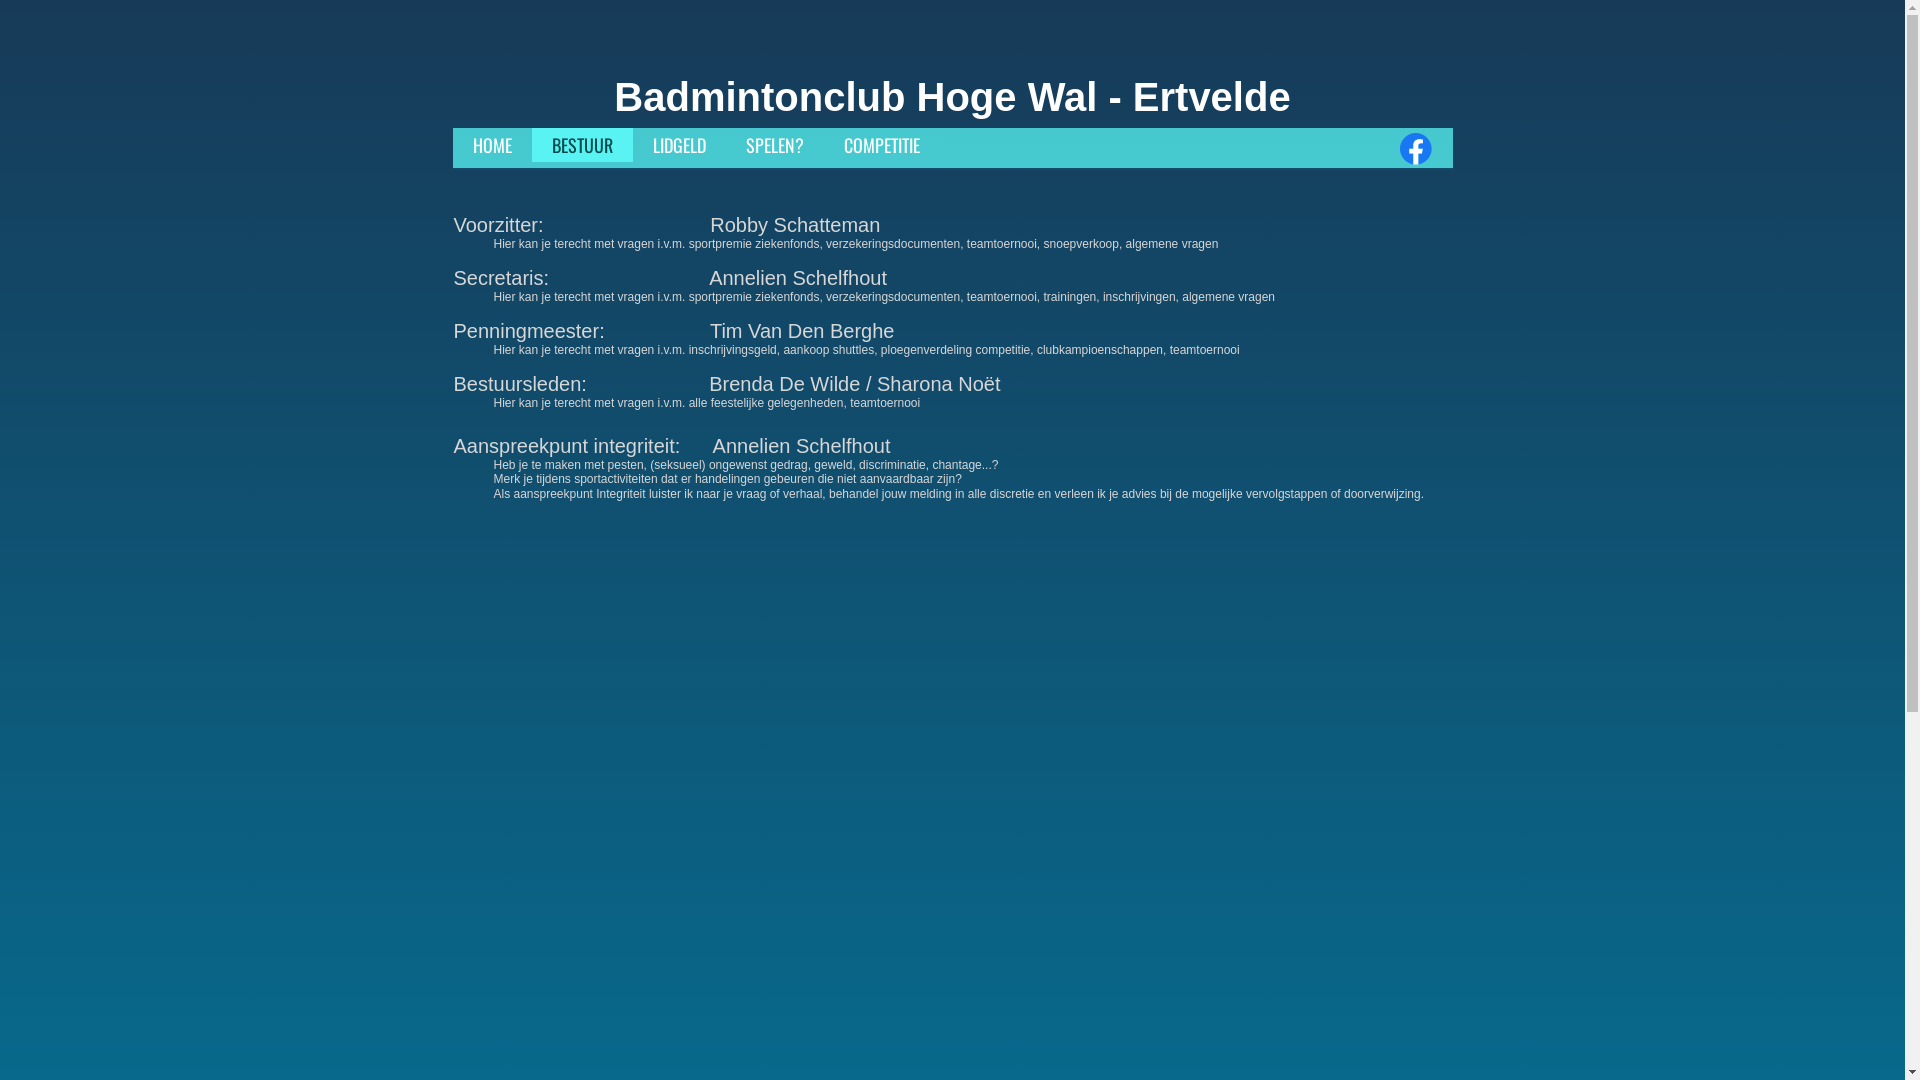 This screenshot has width=1920, height=1080. I want to click on 'LIDGELD', so click(678, 144).